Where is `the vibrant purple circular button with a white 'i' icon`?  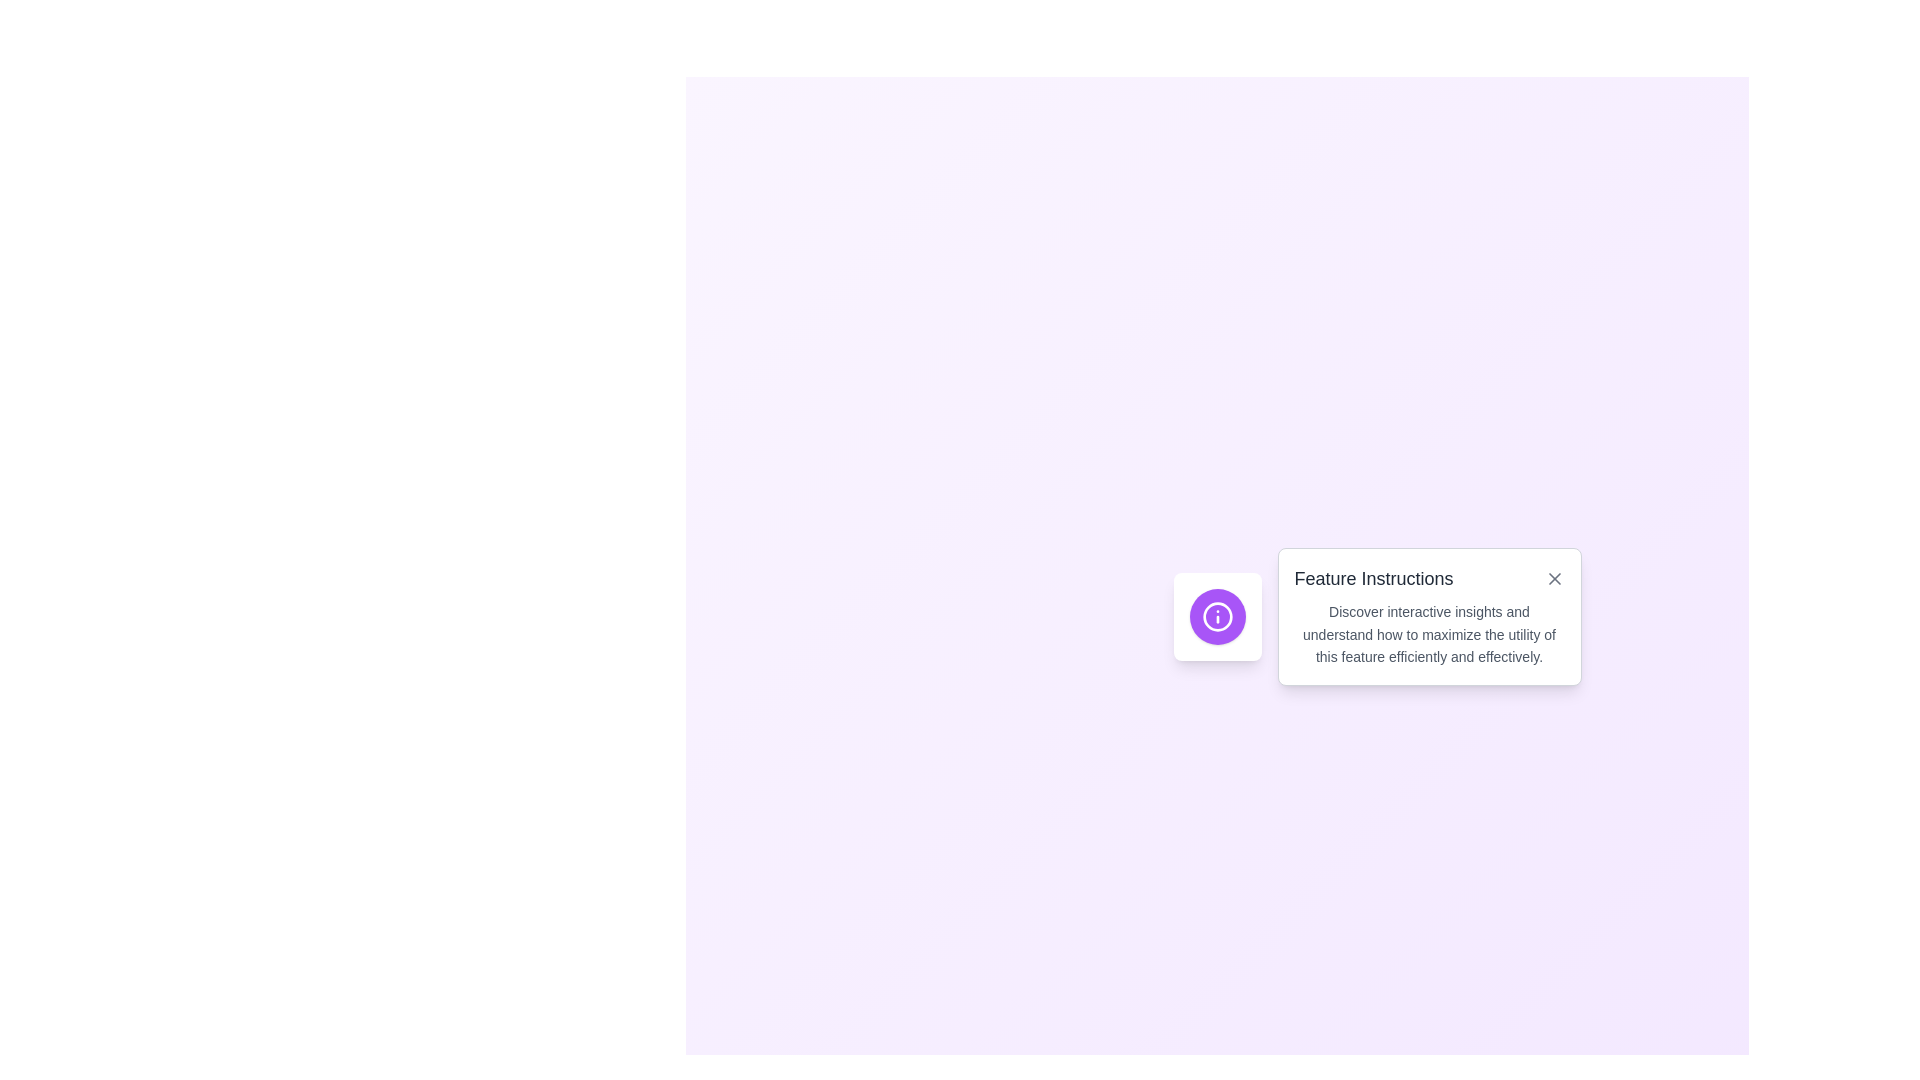 the vibrant purple circular button with a white 'i' icon is located at coordinates (1216, 616).